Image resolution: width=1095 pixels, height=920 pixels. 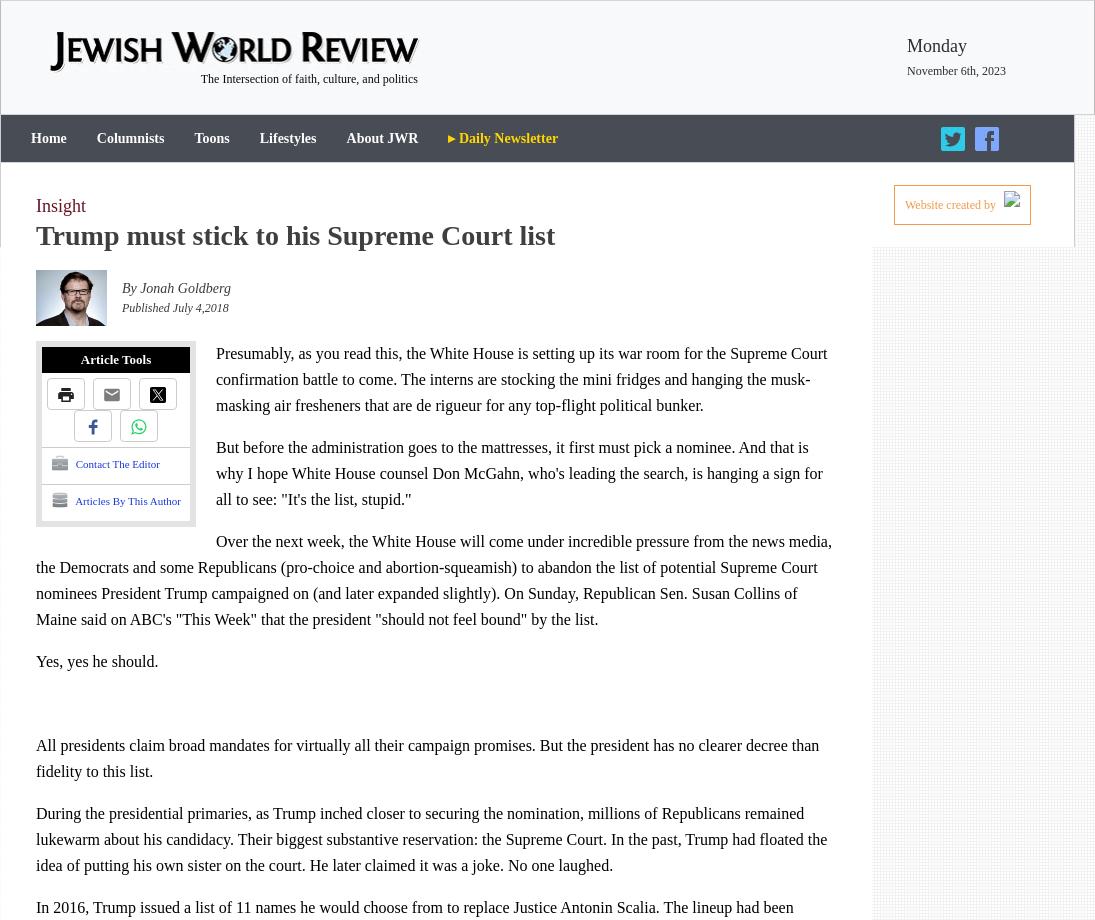 I want to click on 'Susan Collins', so click(x=734, y=592).